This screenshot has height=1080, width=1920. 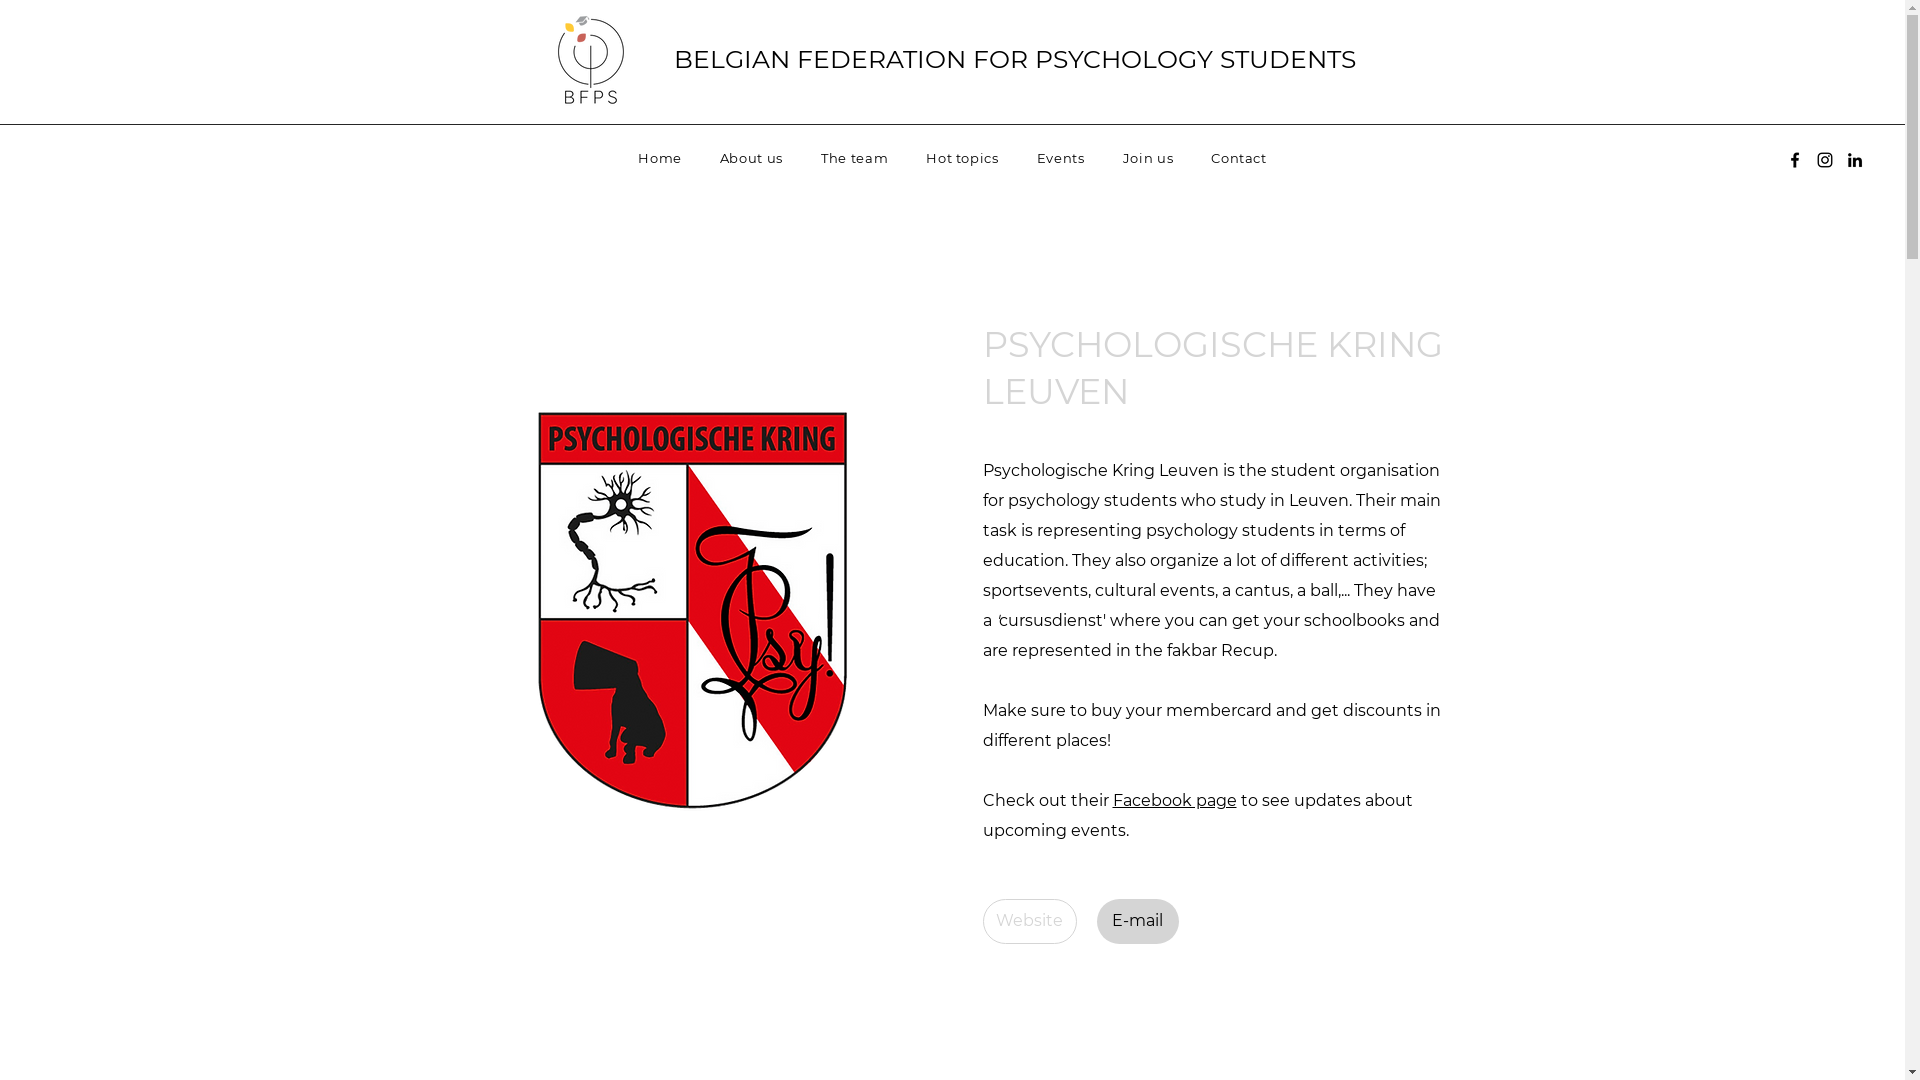 What do you see at coordinates (854, 157) in the screenshot?
I see `'The team'` at bounding box center [854, 157].